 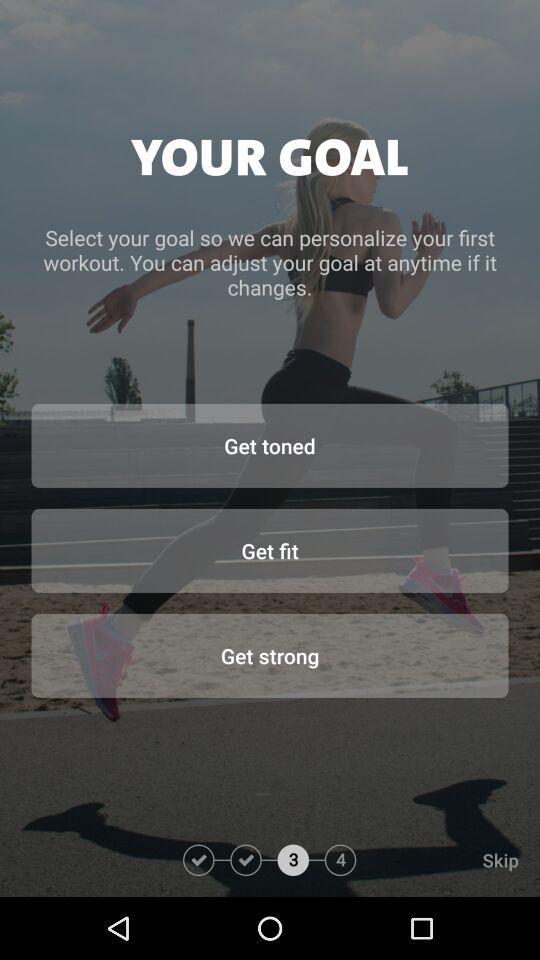 I want to click on item above get fit, so click(x=270, y=445).